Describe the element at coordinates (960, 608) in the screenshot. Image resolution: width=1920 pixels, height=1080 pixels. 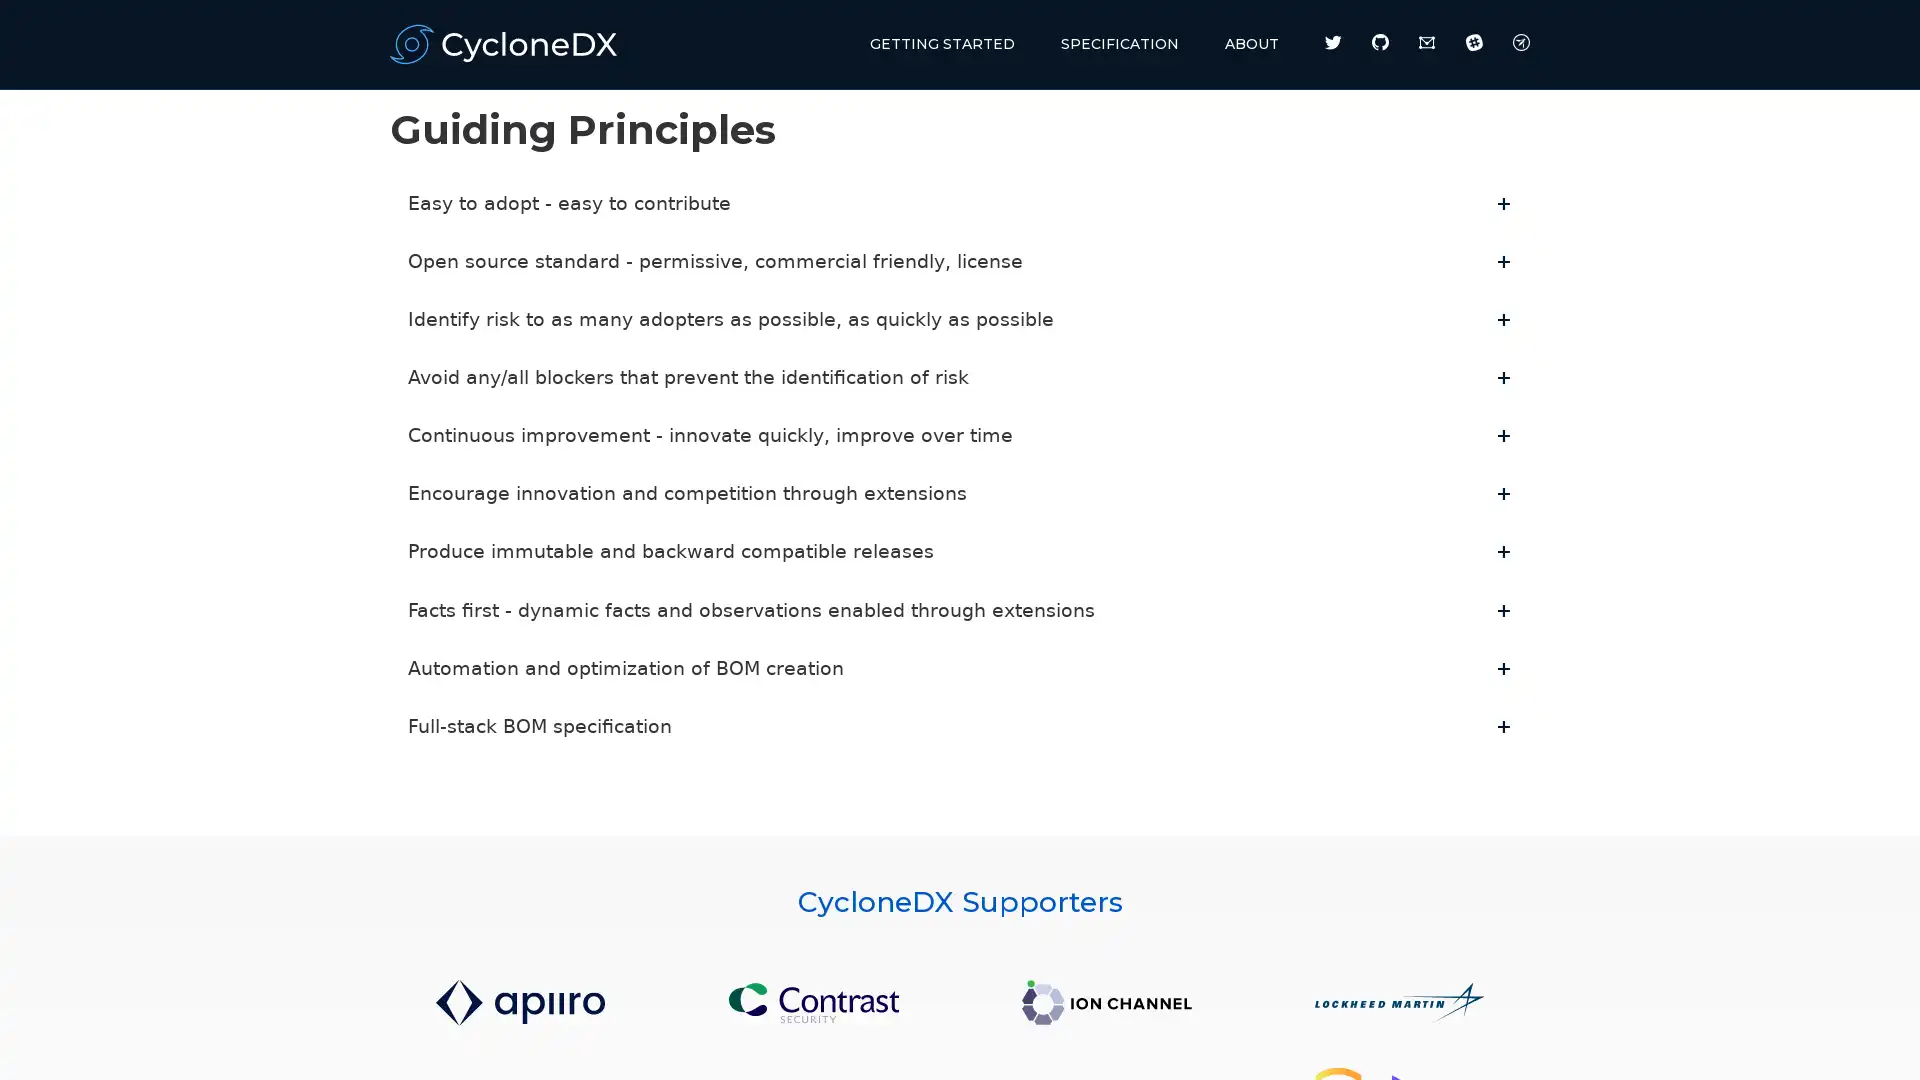
I see `Facts first - dynamic facts and observations enabled through extensions +` at that location.